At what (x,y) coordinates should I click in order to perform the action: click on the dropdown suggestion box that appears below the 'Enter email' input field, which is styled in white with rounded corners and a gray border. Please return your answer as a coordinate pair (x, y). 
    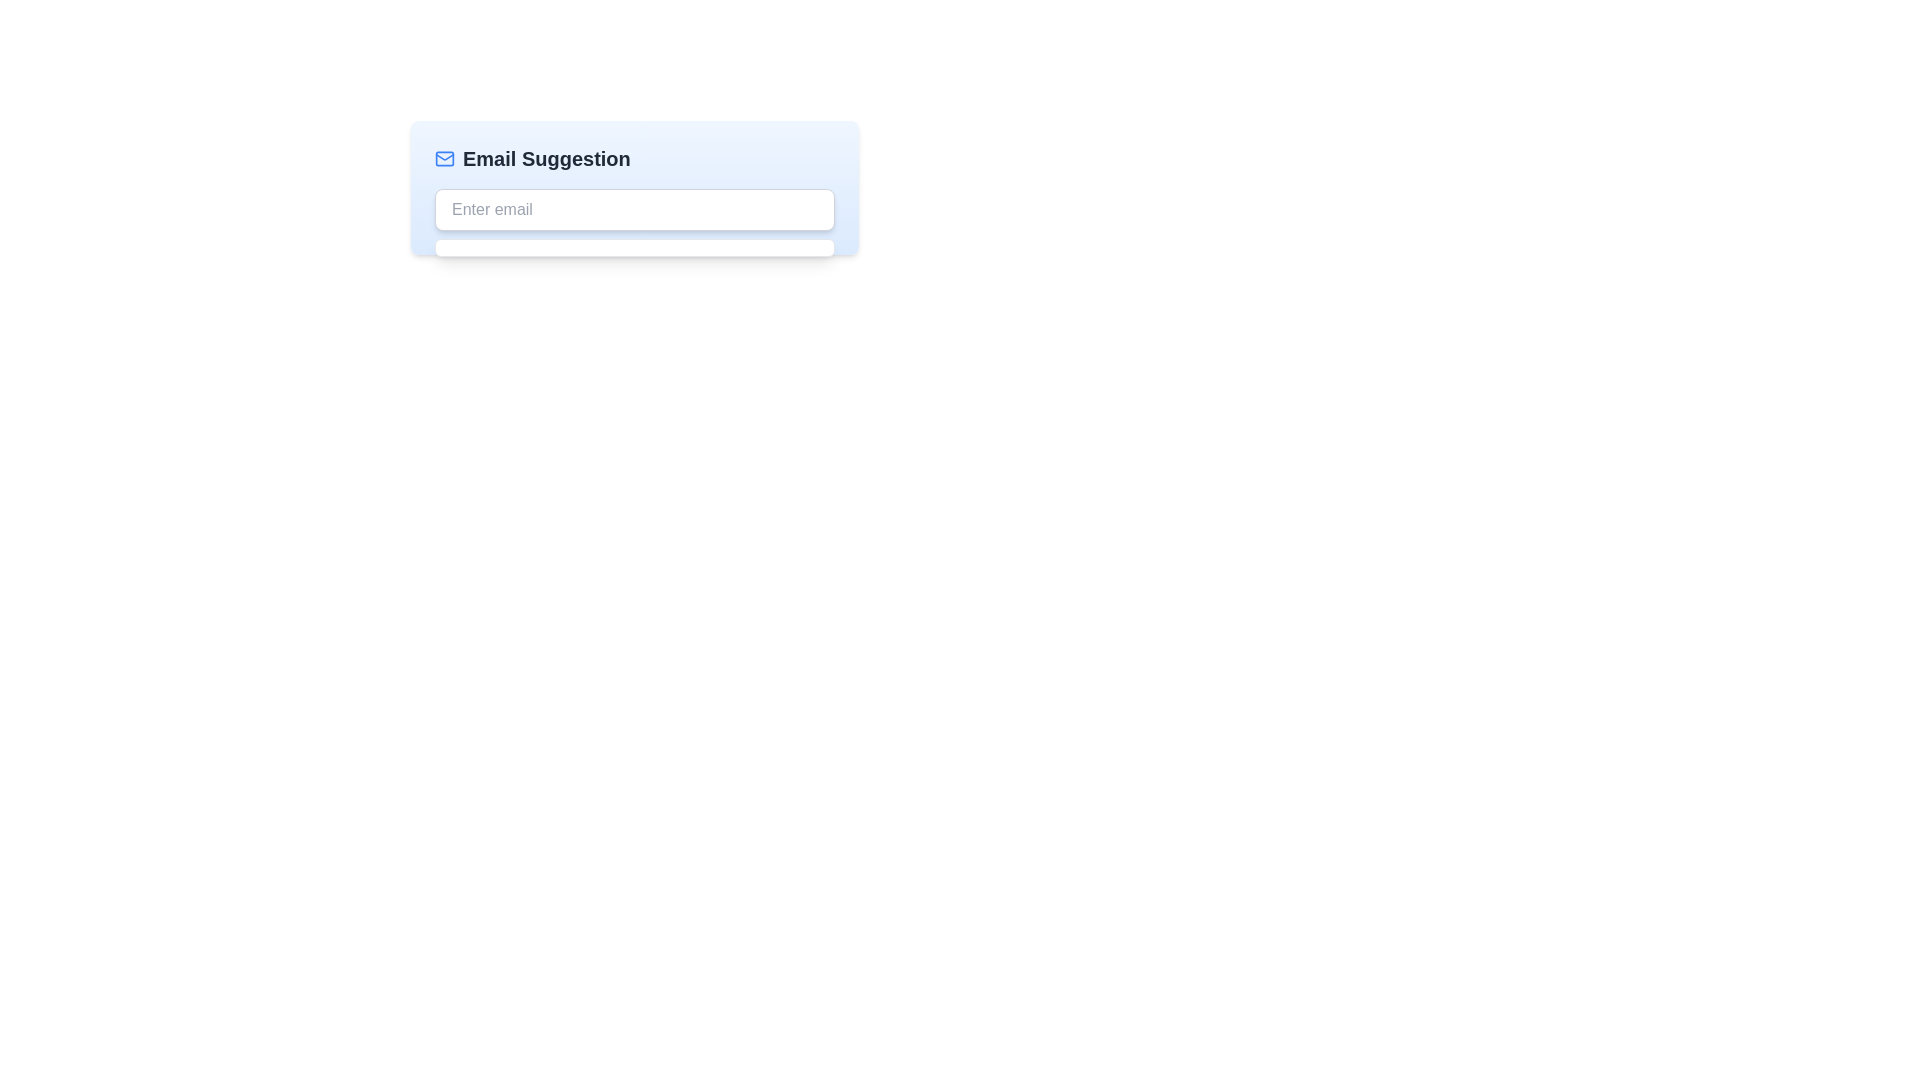
    Looking at the image, I should click on (633, 246).